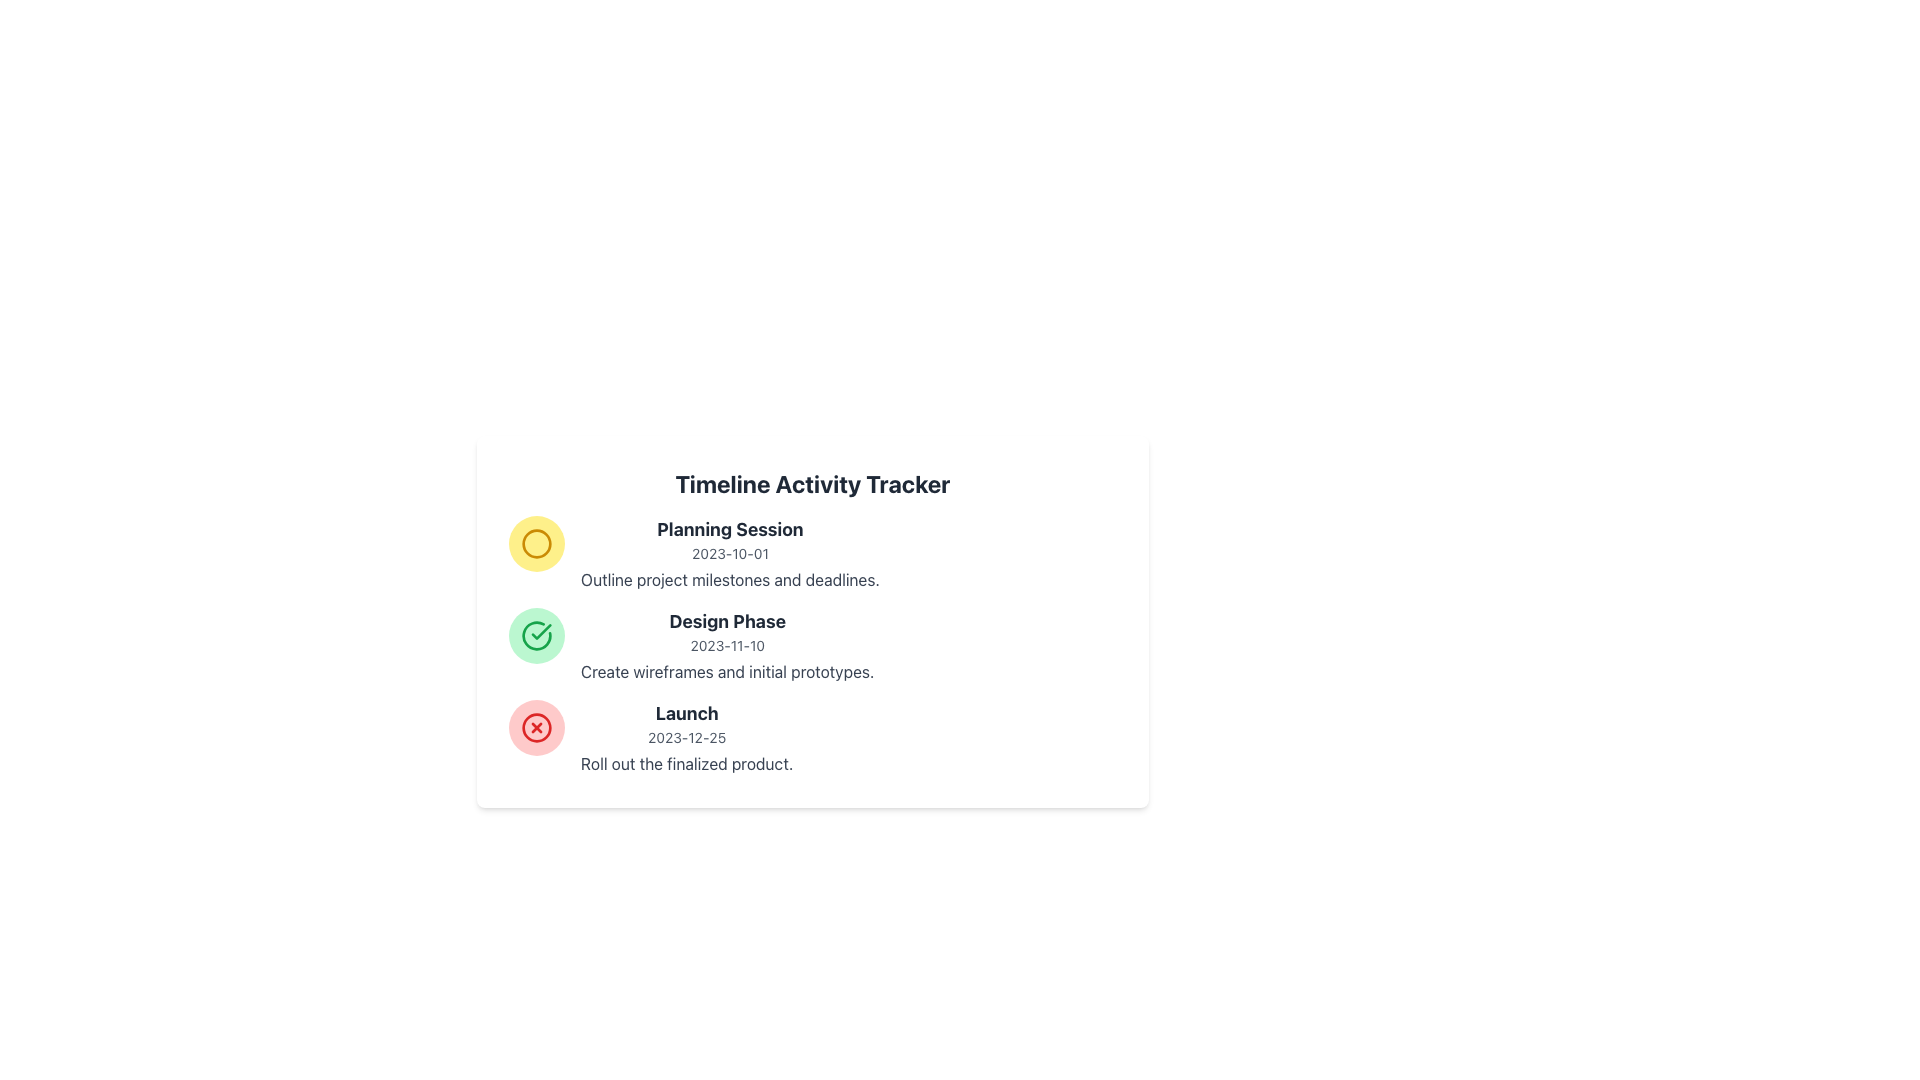 The width and height of the screenshot is (1920, 1080). I want to click on the first timeline item in the 'Timeline Activity Tracker' section, so click(812, 554).